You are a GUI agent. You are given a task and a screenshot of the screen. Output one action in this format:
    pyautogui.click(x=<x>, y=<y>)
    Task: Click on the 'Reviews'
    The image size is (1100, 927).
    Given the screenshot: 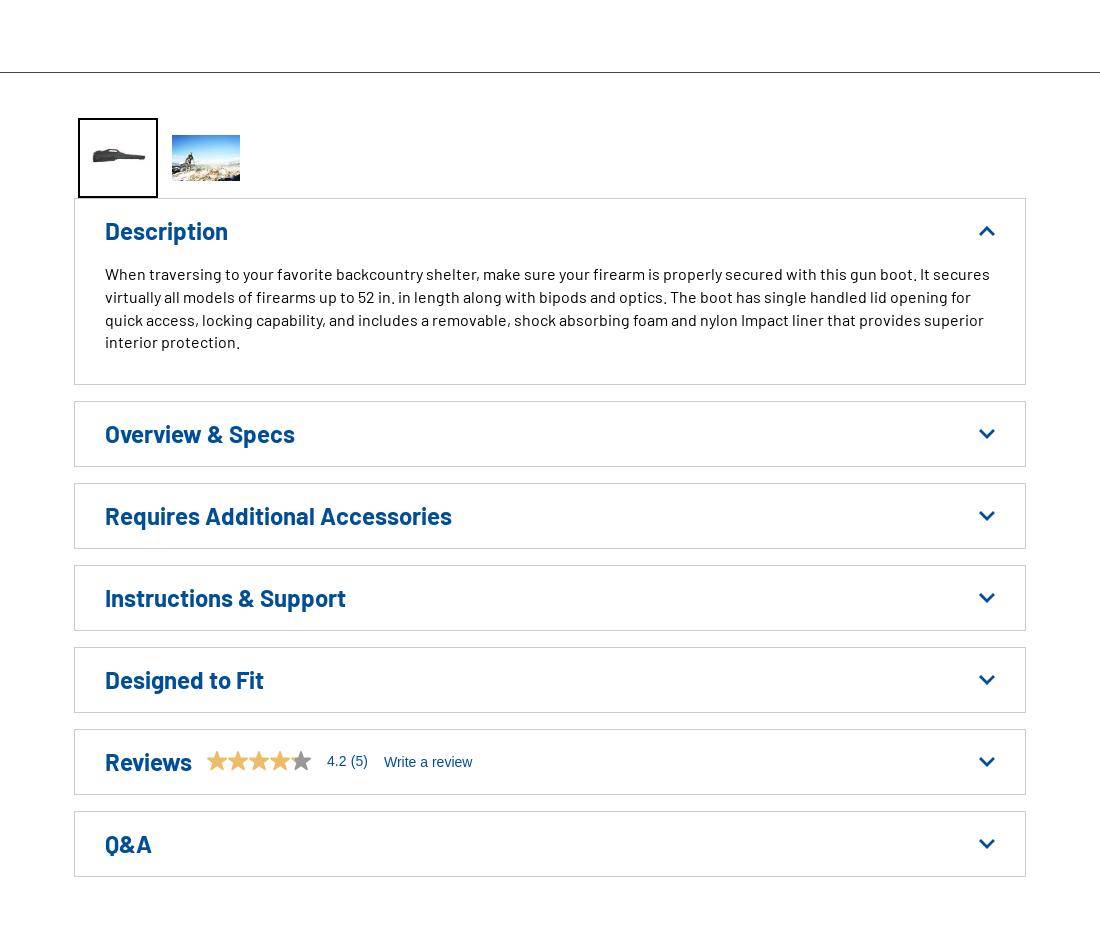 What is the action you would take?
    pyautogui.click(x=147, y=760)
    